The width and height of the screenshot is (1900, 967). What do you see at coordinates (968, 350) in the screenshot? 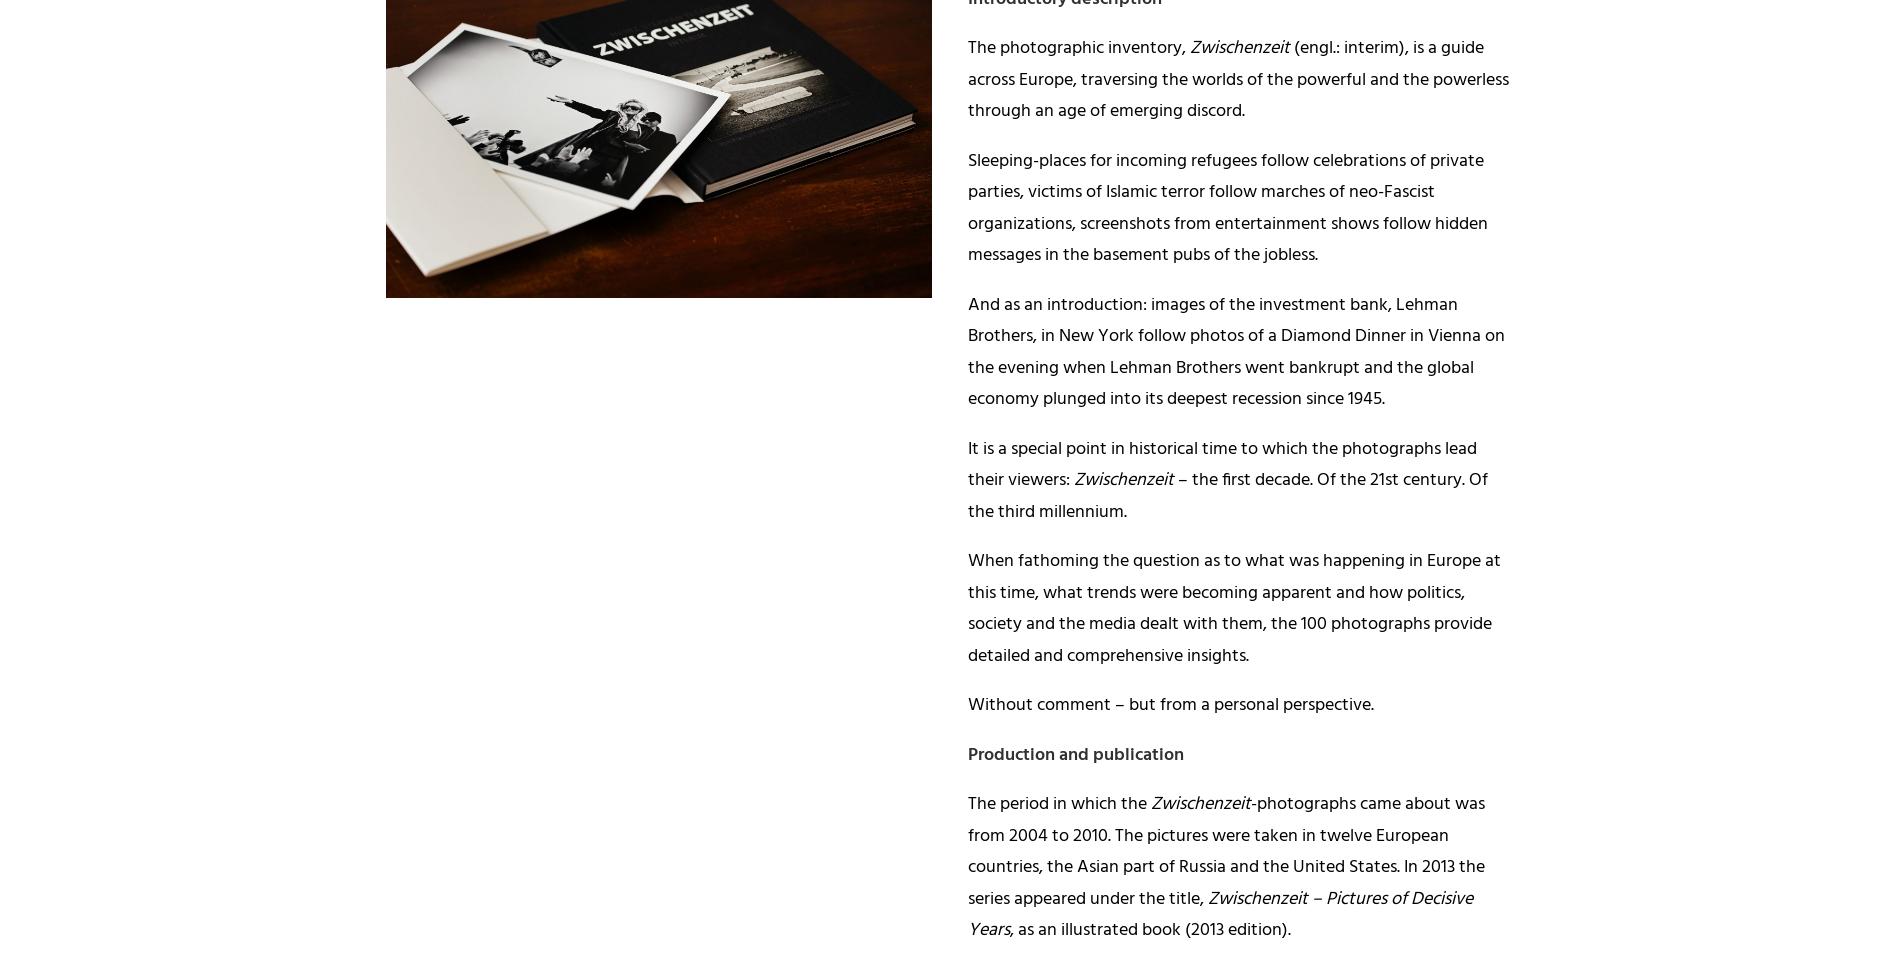
I see `'And as an introduction: images of the investment bank, Lehman Brothers, in New York follow photos of a Diamond Dinner in Vienna on the evening when Lehman Brothers went bankrupt and the global economy plunged into its deepest recession since 1945.'` at bounding box center [968, 350].